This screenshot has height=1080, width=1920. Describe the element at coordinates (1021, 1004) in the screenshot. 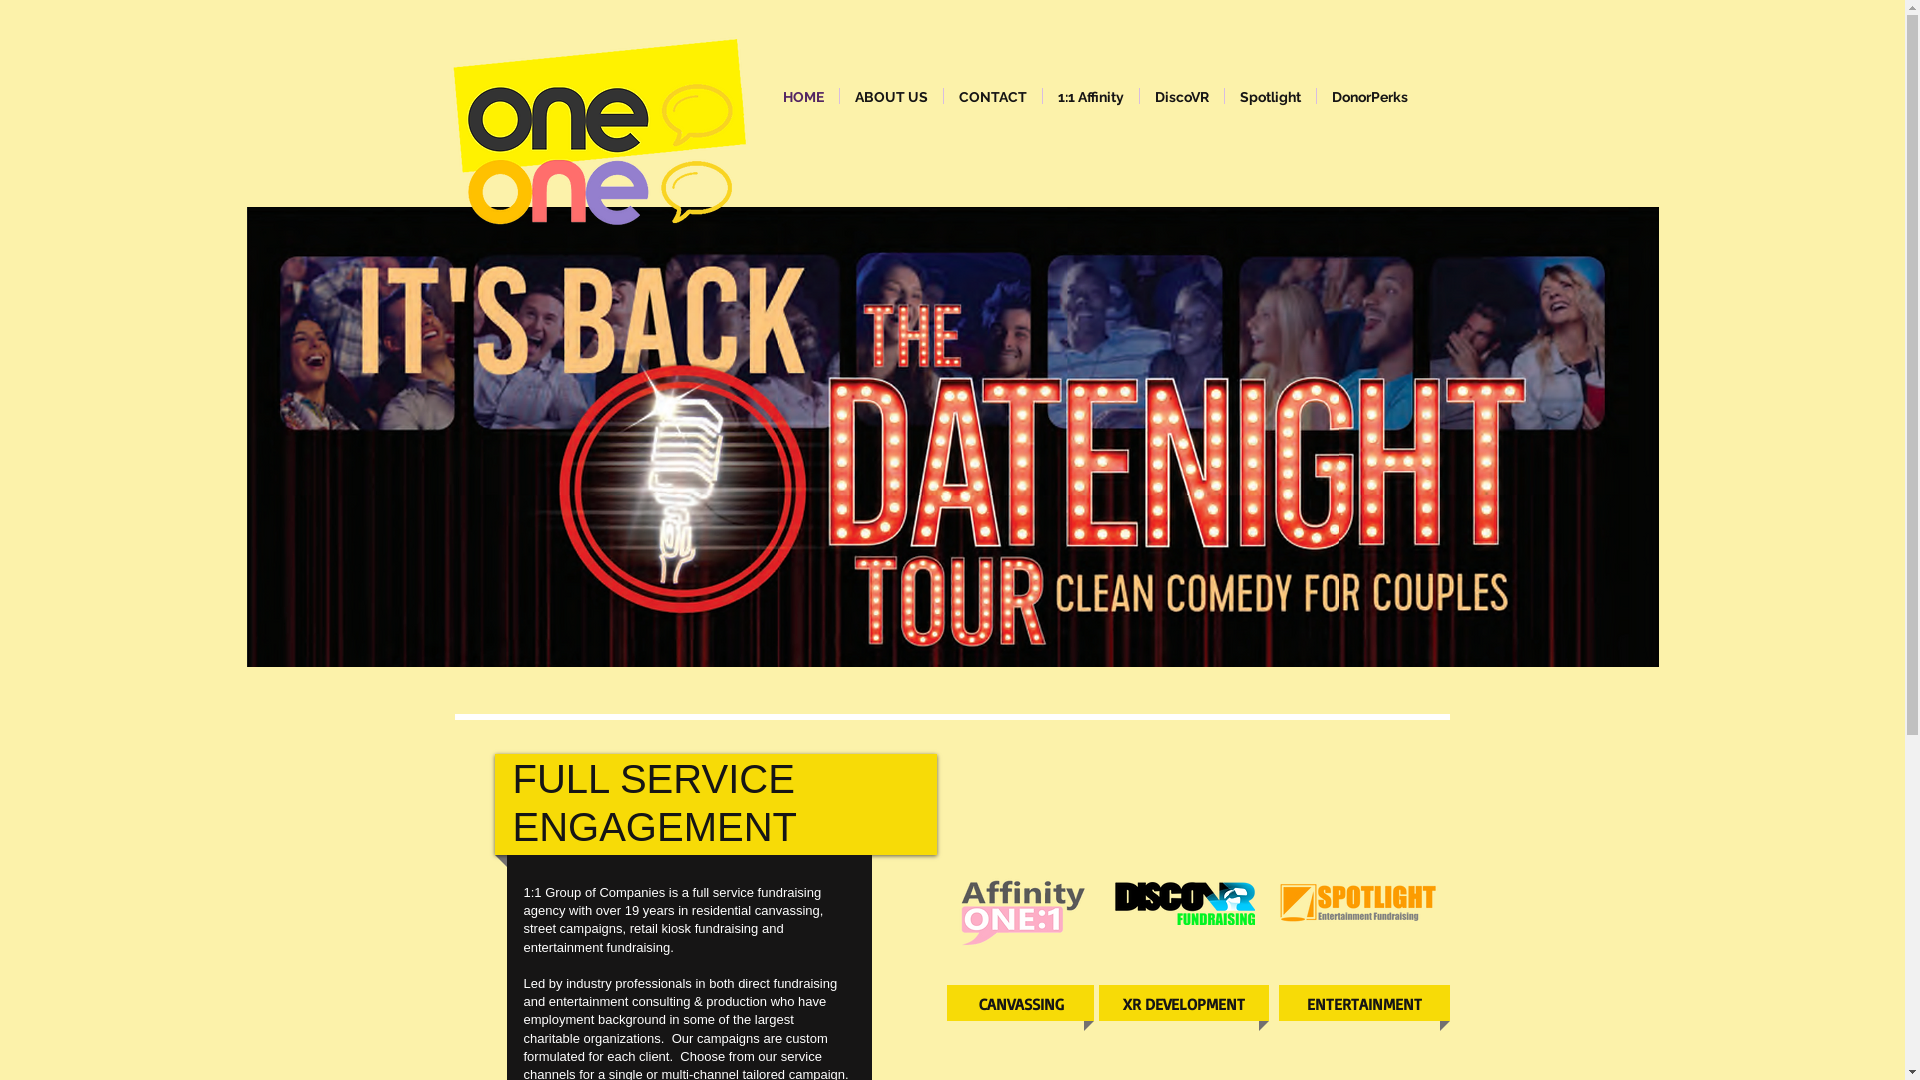

I see `'CANVASSING'` at that location.